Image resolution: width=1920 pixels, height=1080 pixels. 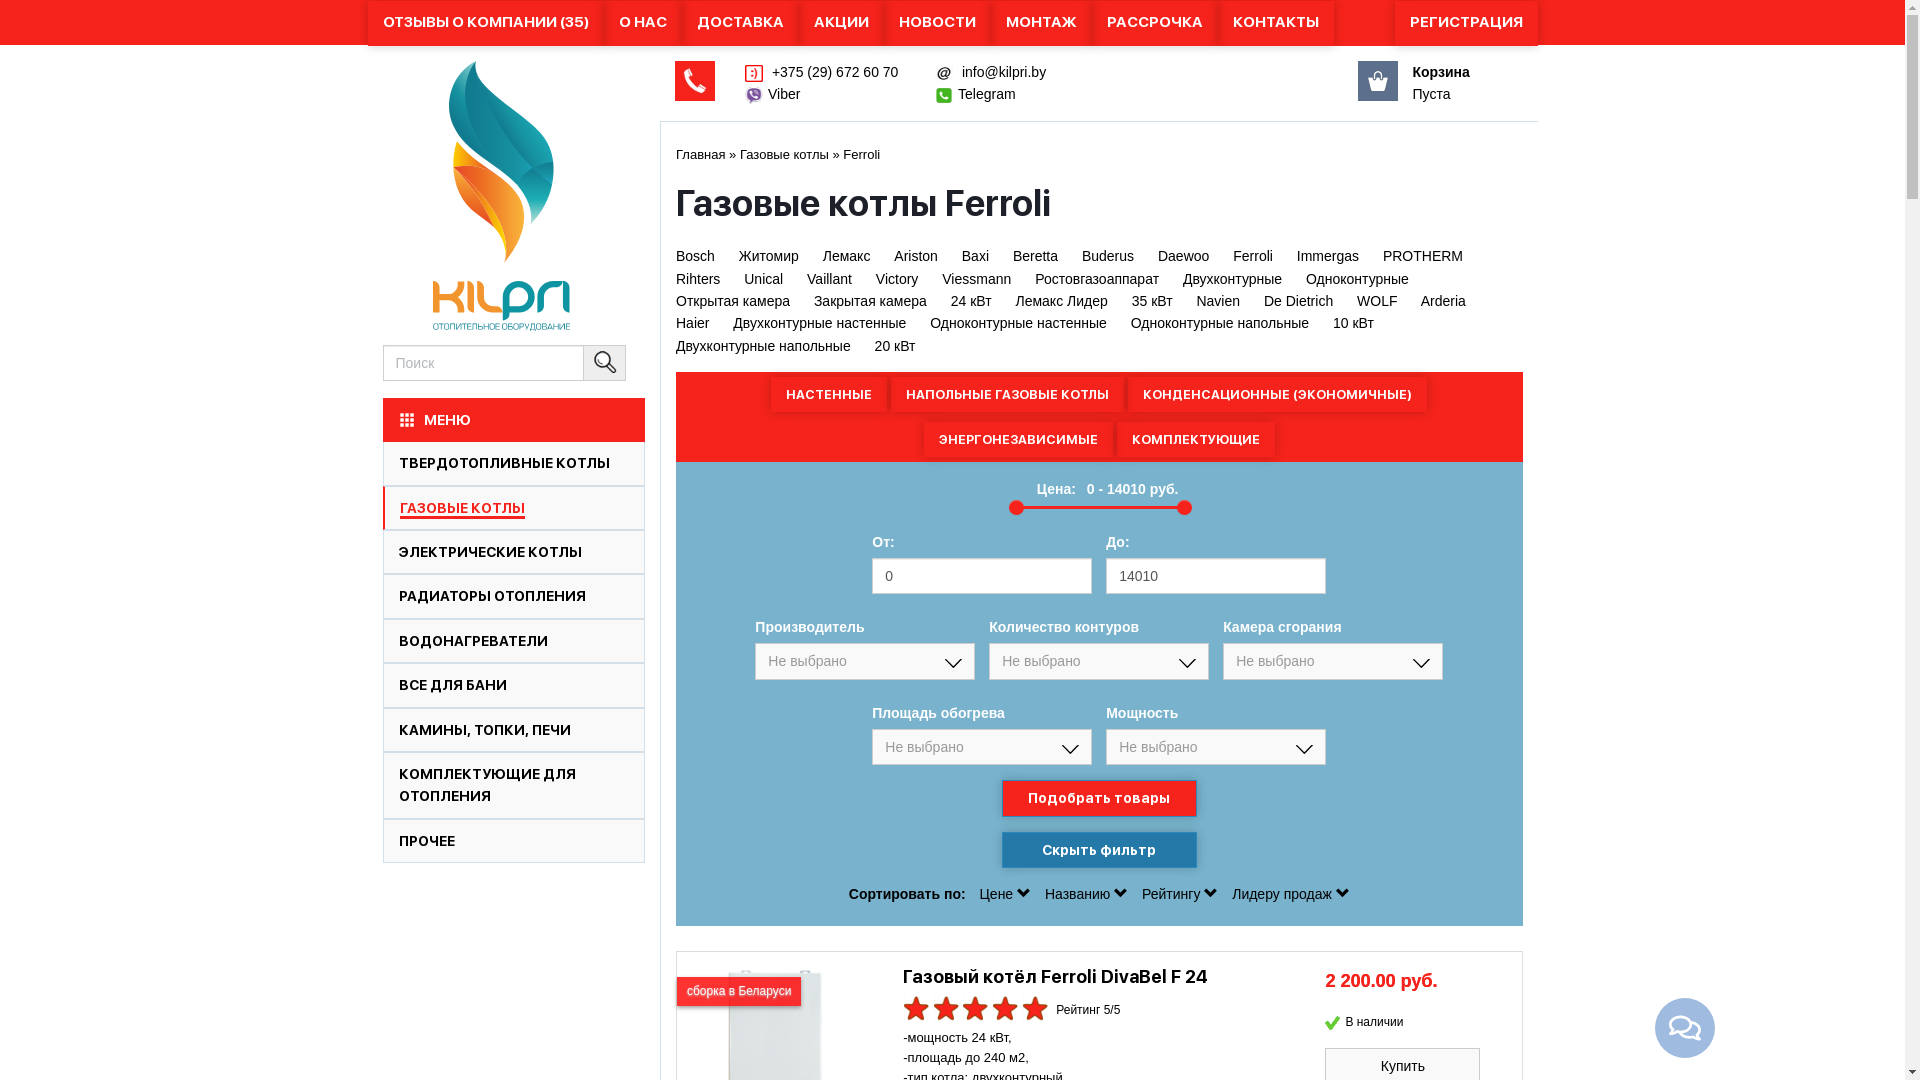 I want to click on 'Baxi', so click(x=975, y=254).